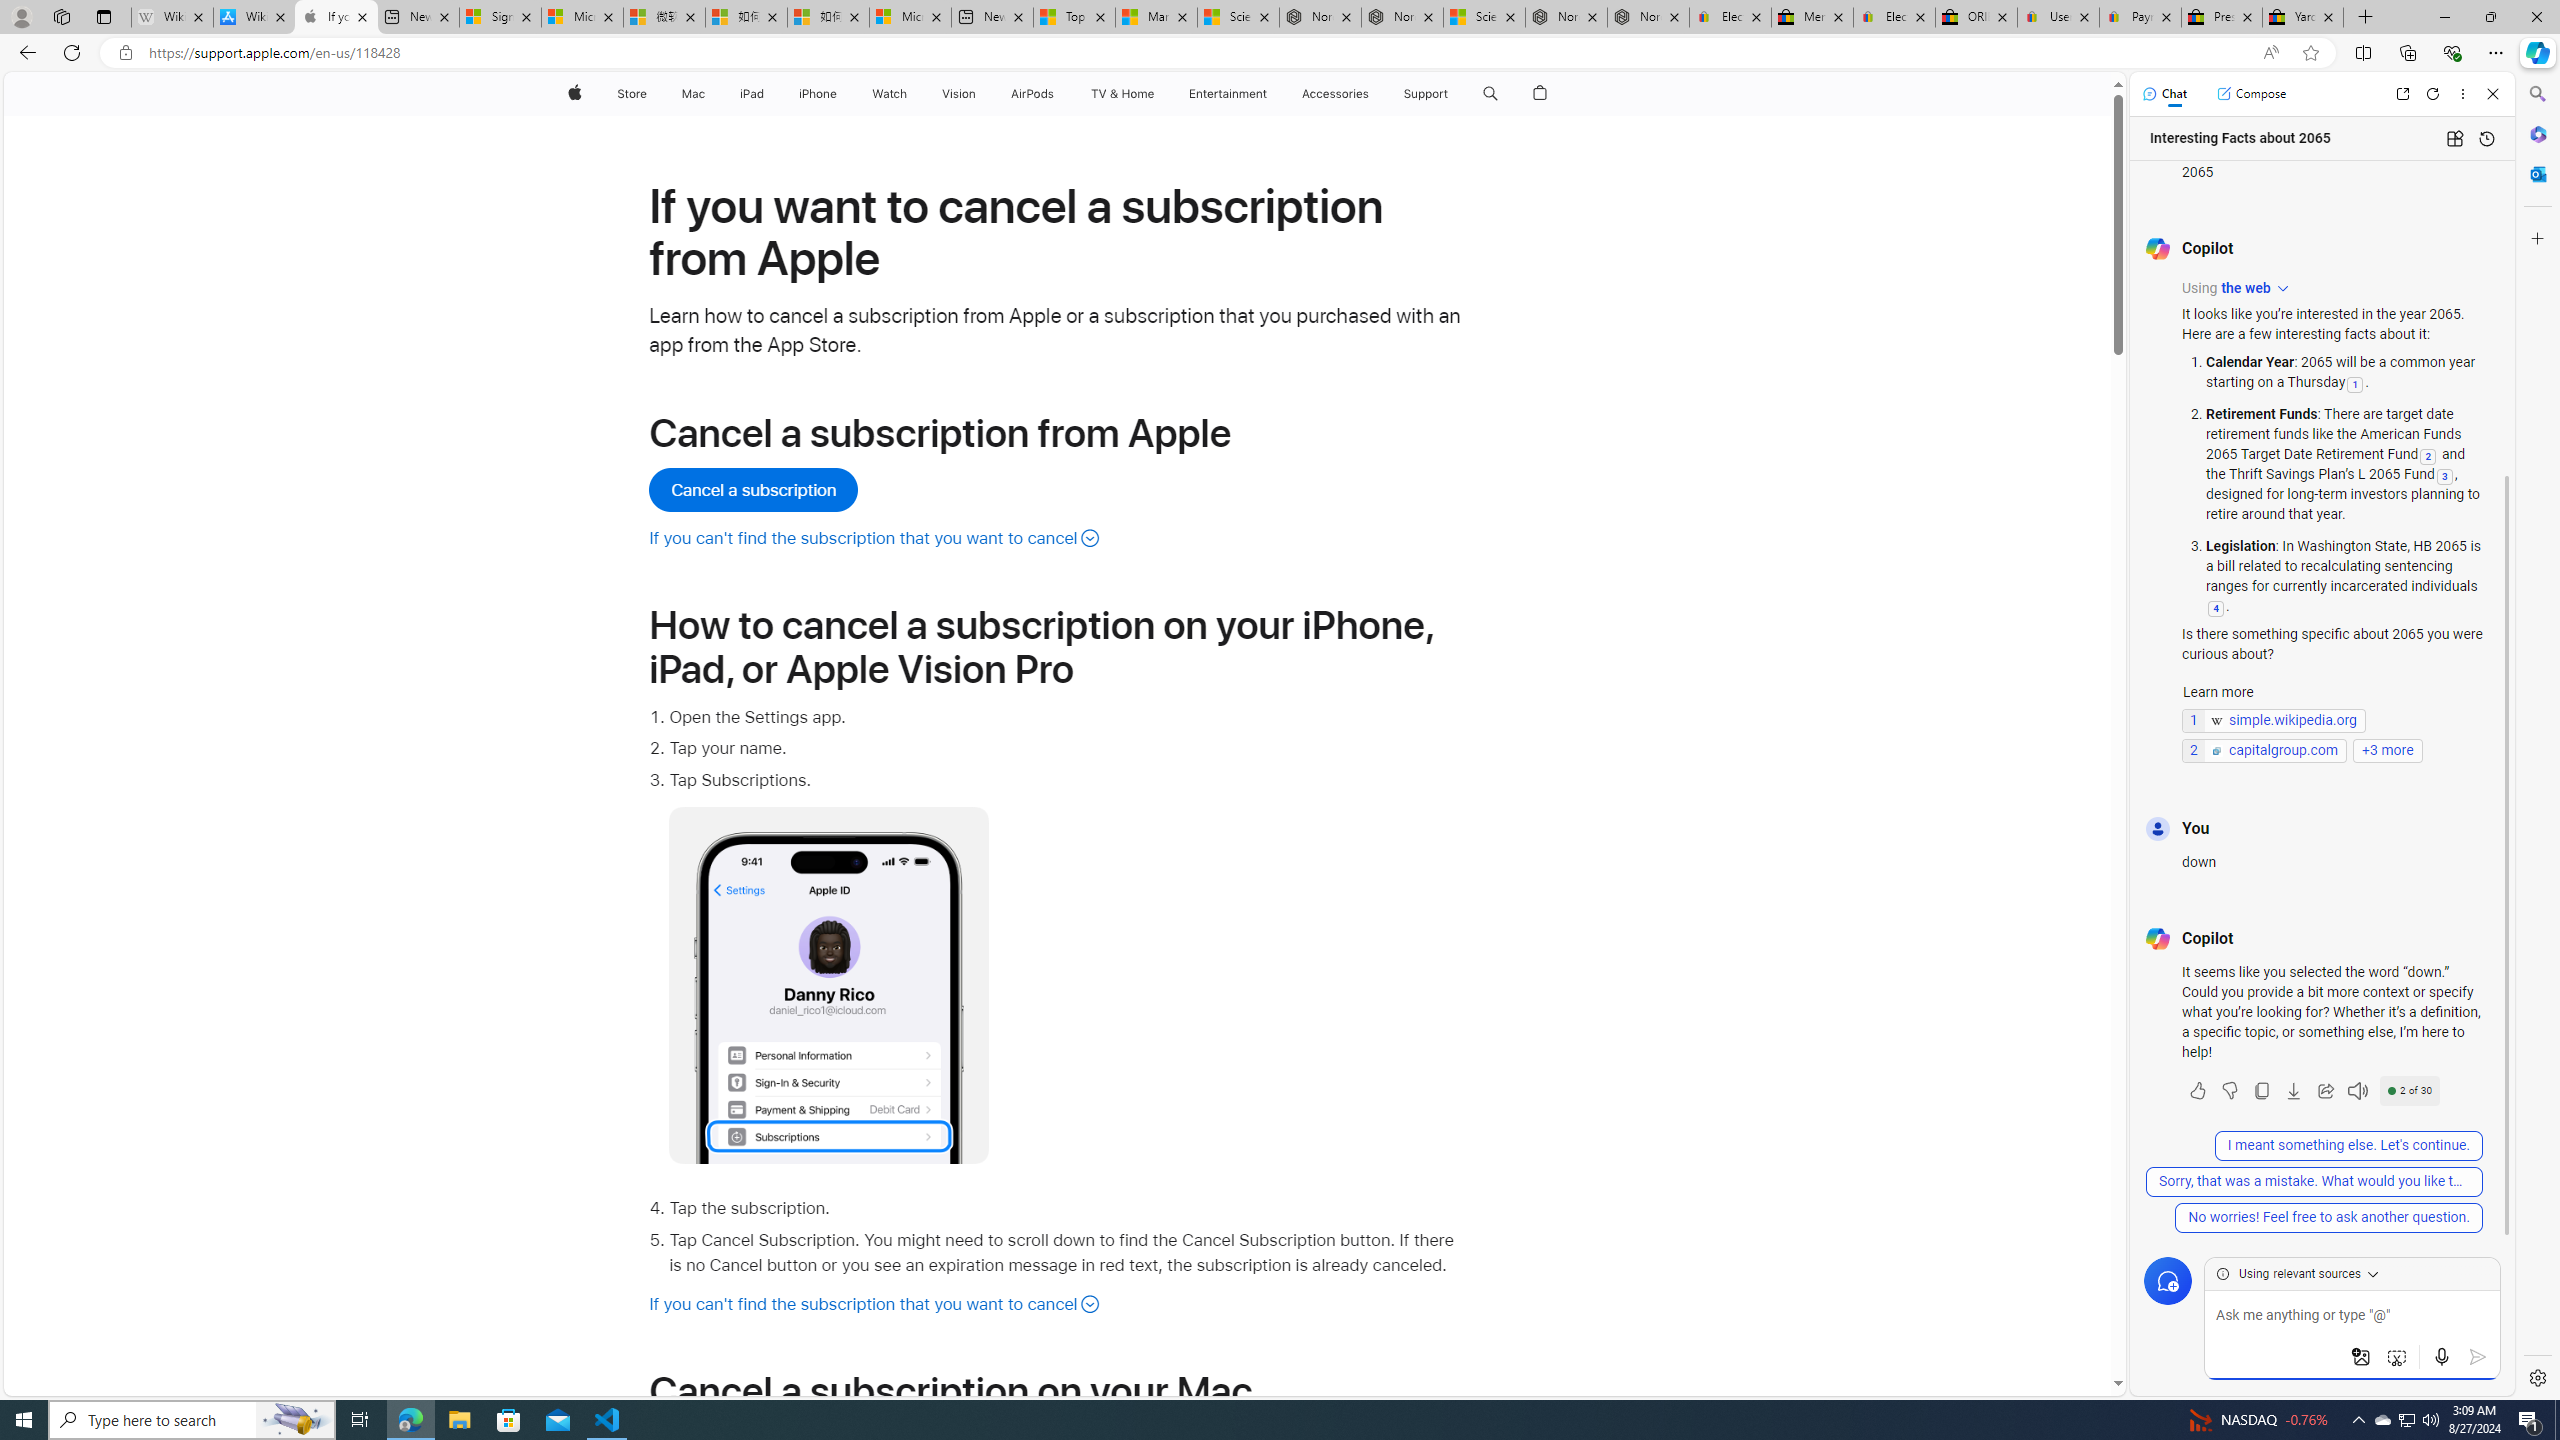 Image resolution: width=2560 pixels, height=1440 pixels. Describe the element at coordinates (1451, 93) in the screenshot. I see `'Support menu'` at that location.